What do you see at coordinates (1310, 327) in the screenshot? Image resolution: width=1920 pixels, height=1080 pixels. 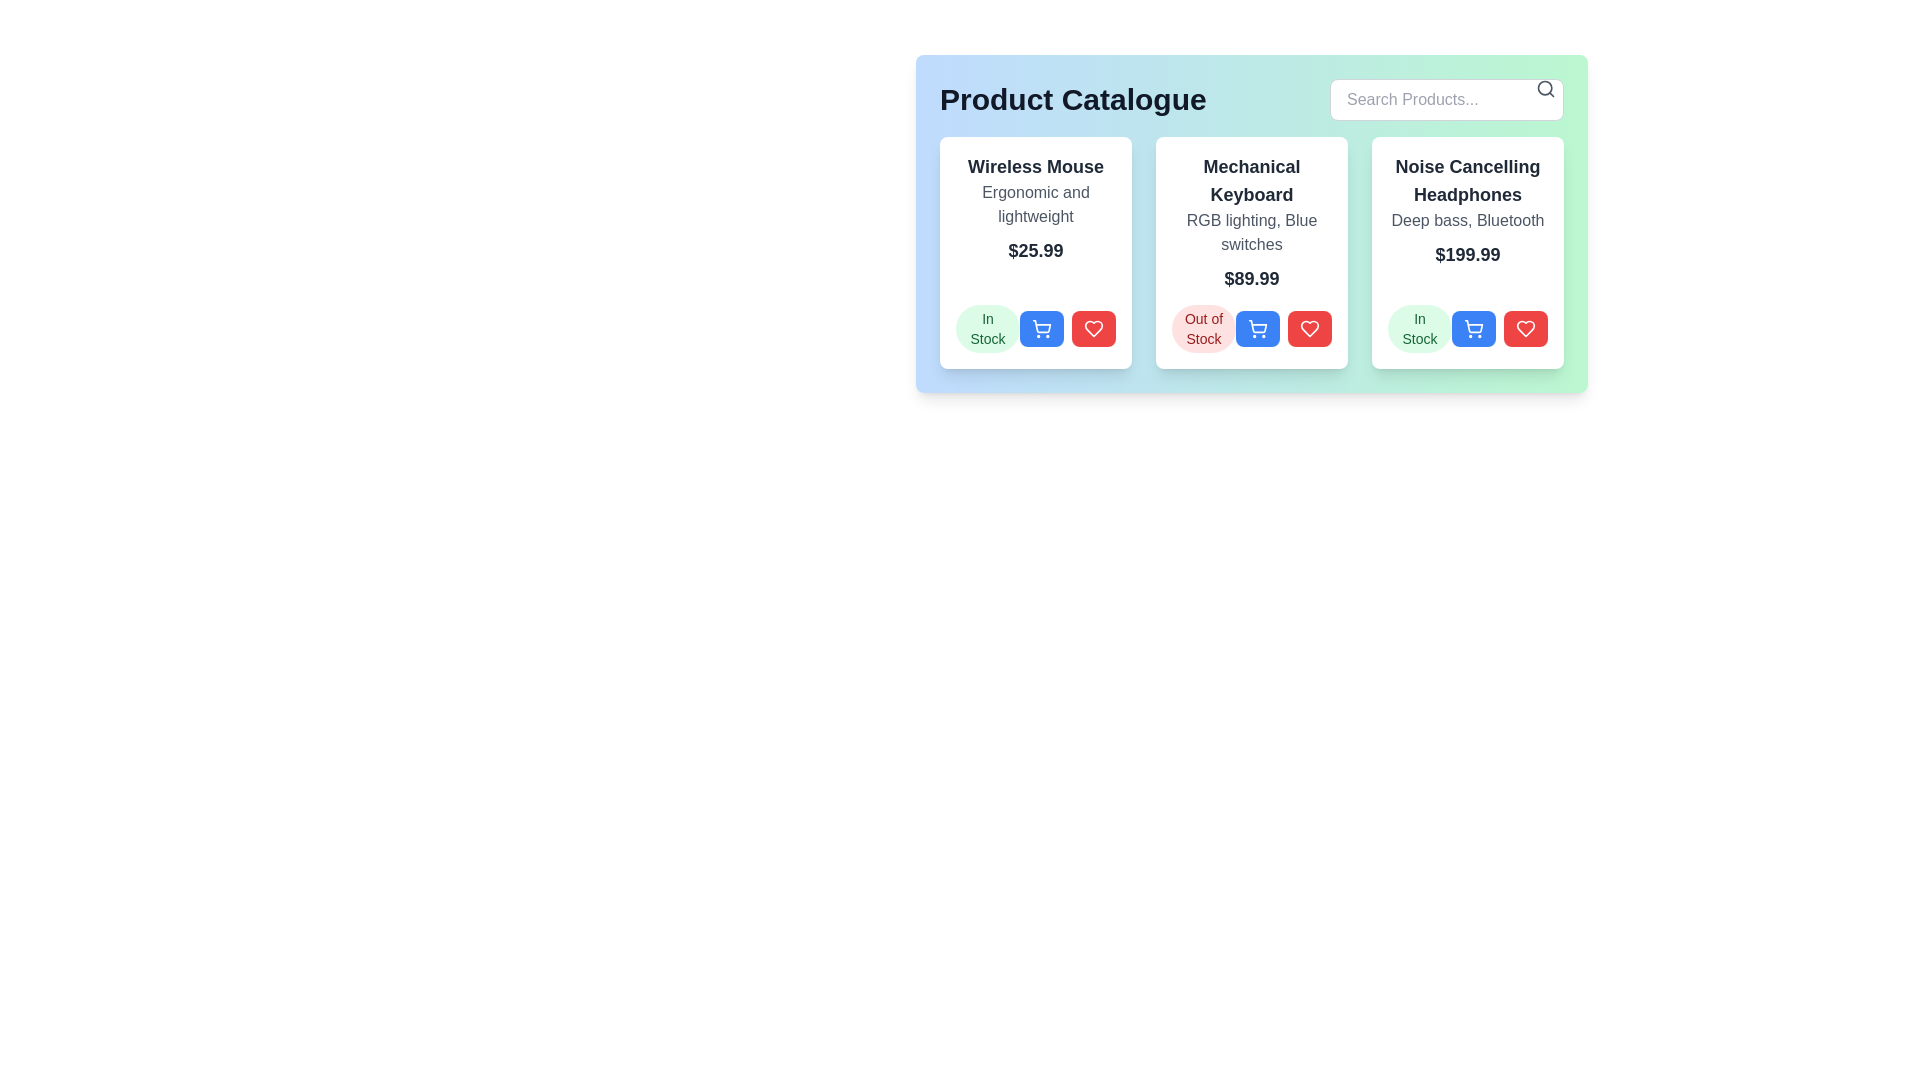 I see `the heart-shaped icon filled with red color located at the bottom right of the product card for 'Noise Cancelling Headphones'` at bounding box center [1310, 327].